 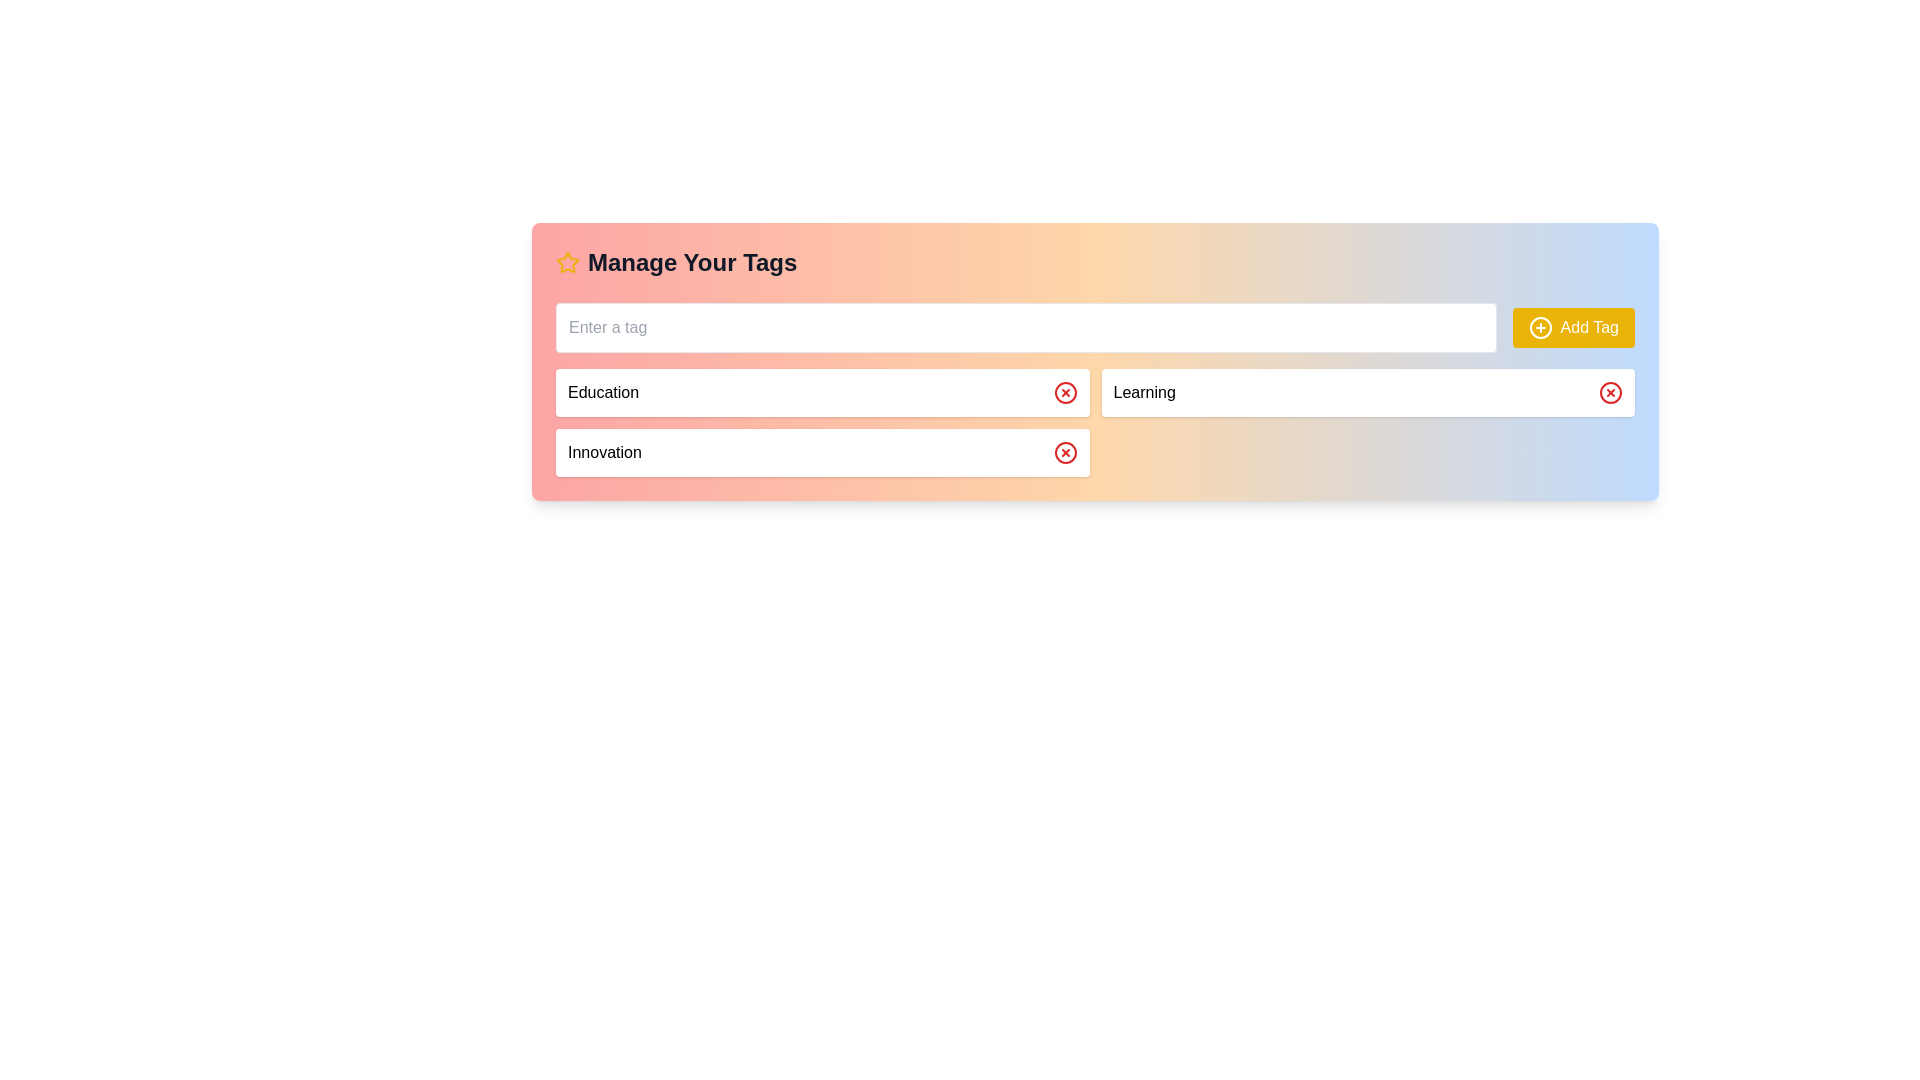 I want to click on the button located to the right side of the text input field to initiate the process of adding a new tag, so click(x=1572, y=326).